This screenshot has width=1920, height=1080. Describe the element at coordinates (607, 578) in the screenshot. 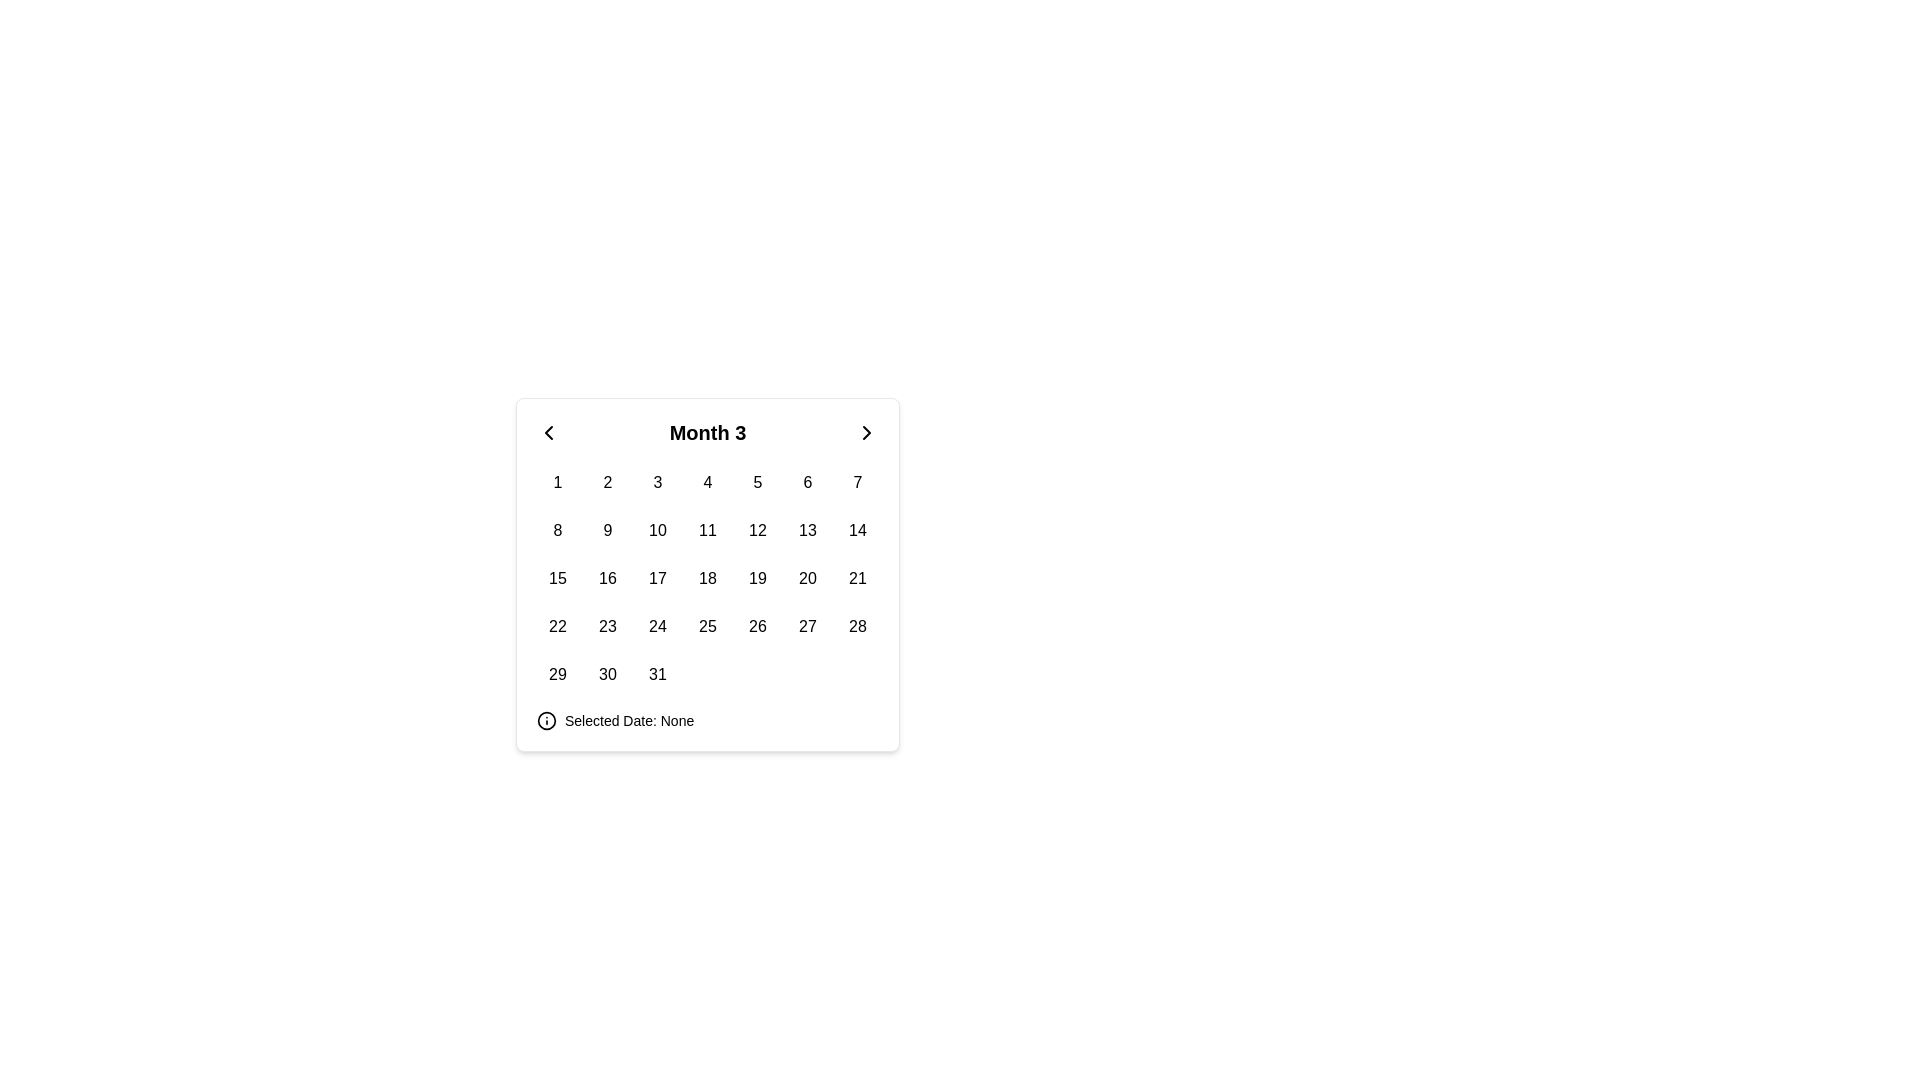

I see `the button representing the 16th day of the month in the calendar view for keyboard interaction` at that location.